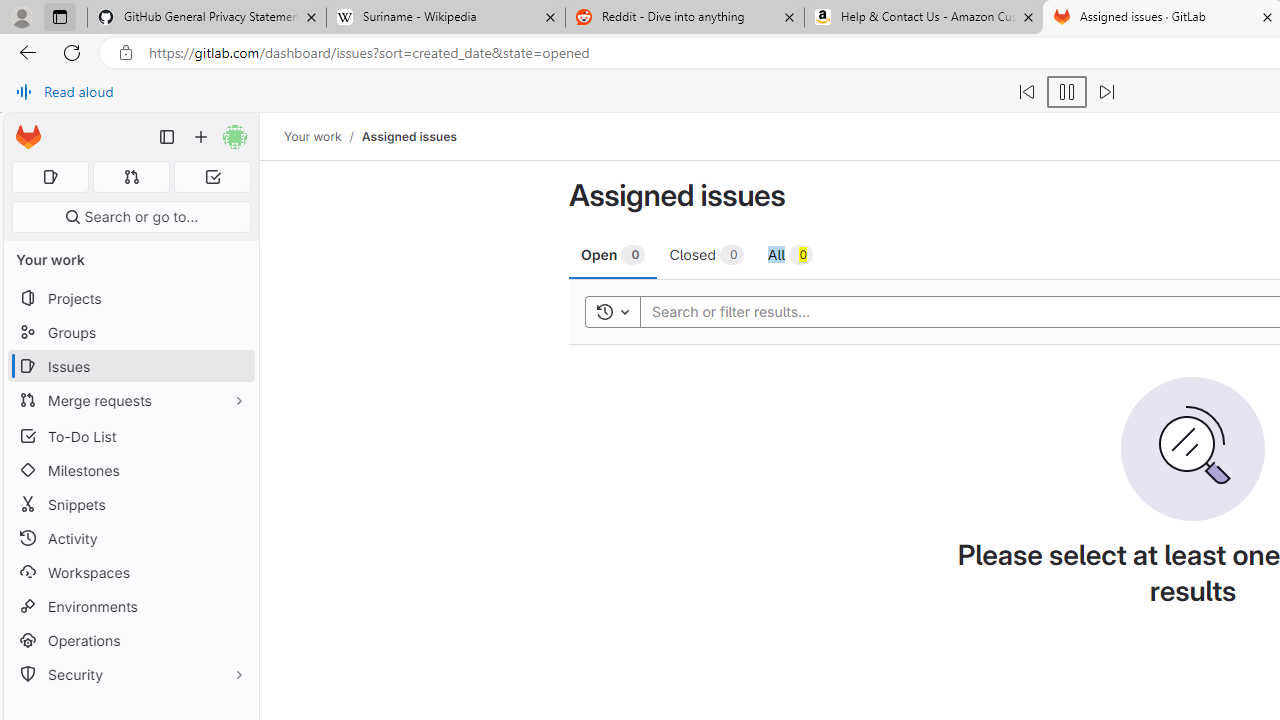 The height and width of the screenshot is (720, 1280). I want to click on 'Read previous paragraph', so click(1026, 92).